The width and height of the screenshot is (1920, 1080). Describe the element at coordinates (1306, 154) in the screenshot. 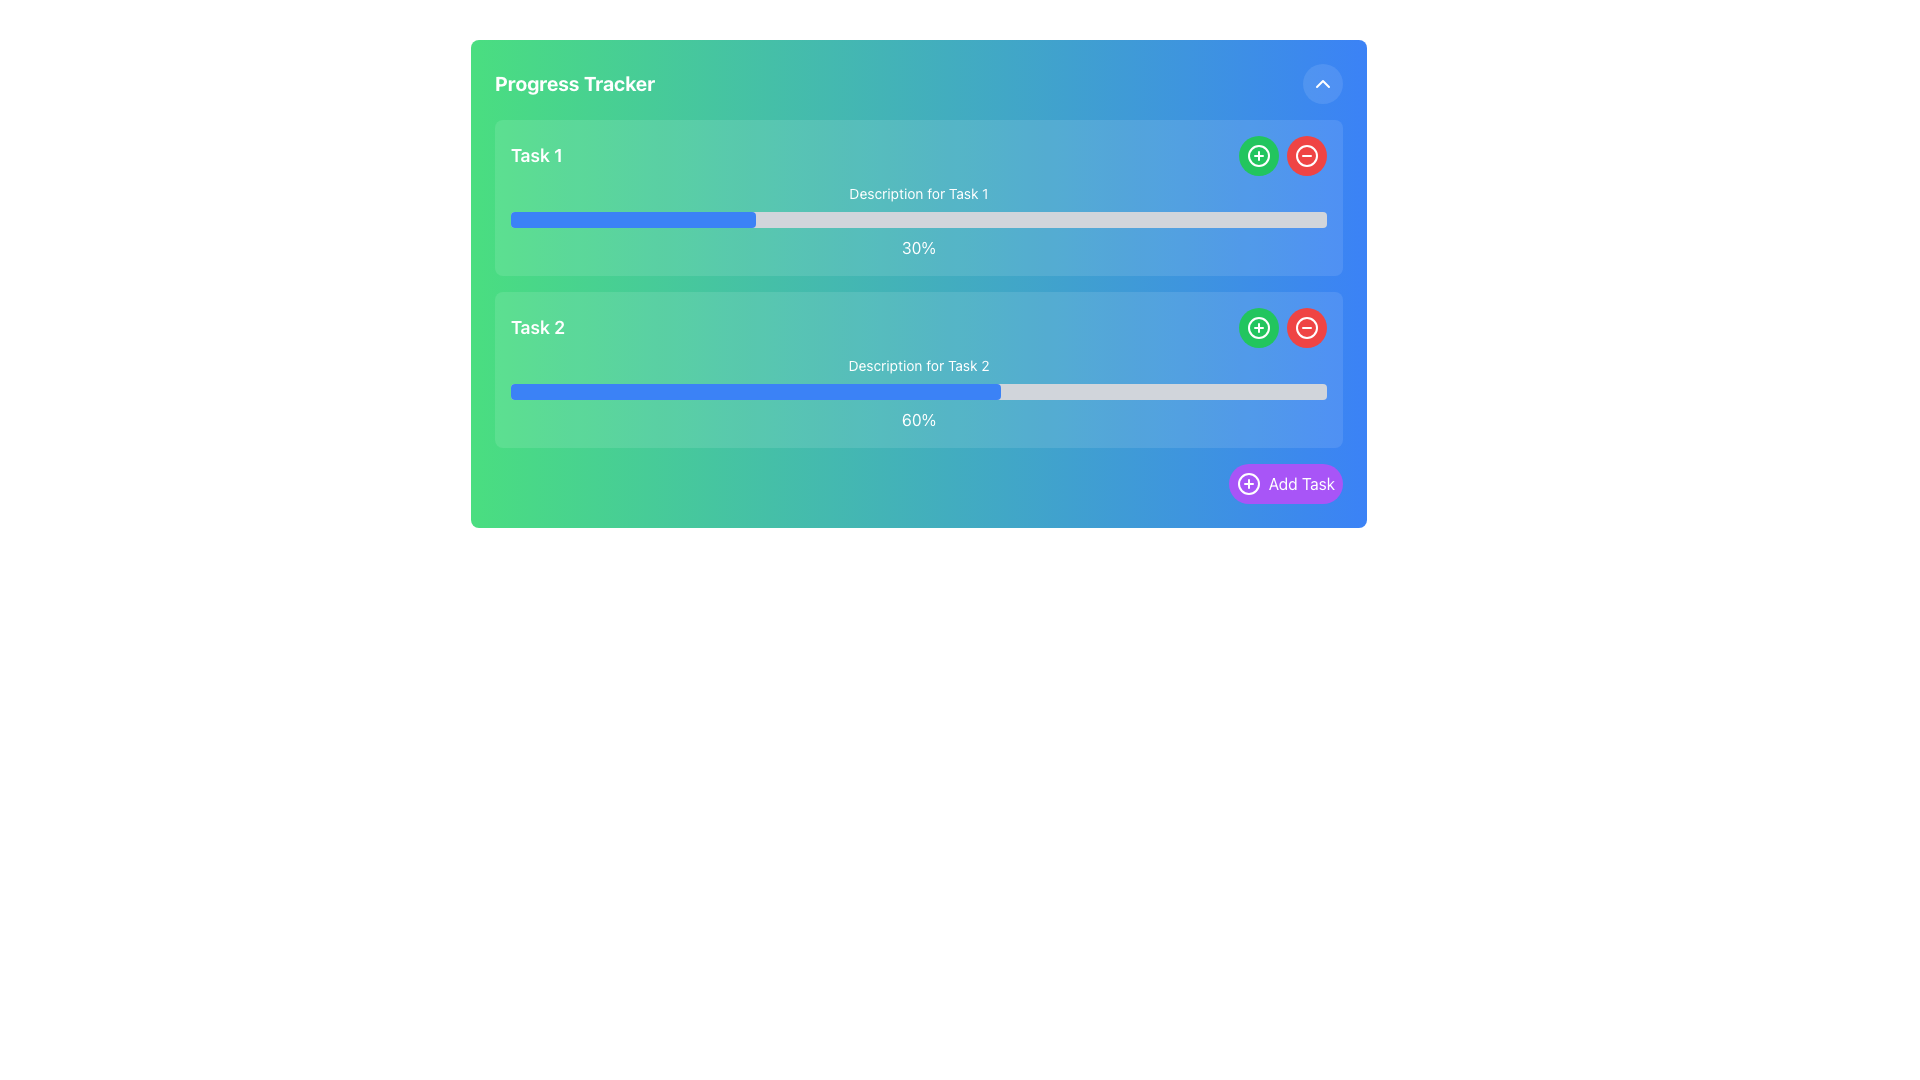

I see `the 'remove' icon button located in the top-right corner of the Task 1 row` at that location.